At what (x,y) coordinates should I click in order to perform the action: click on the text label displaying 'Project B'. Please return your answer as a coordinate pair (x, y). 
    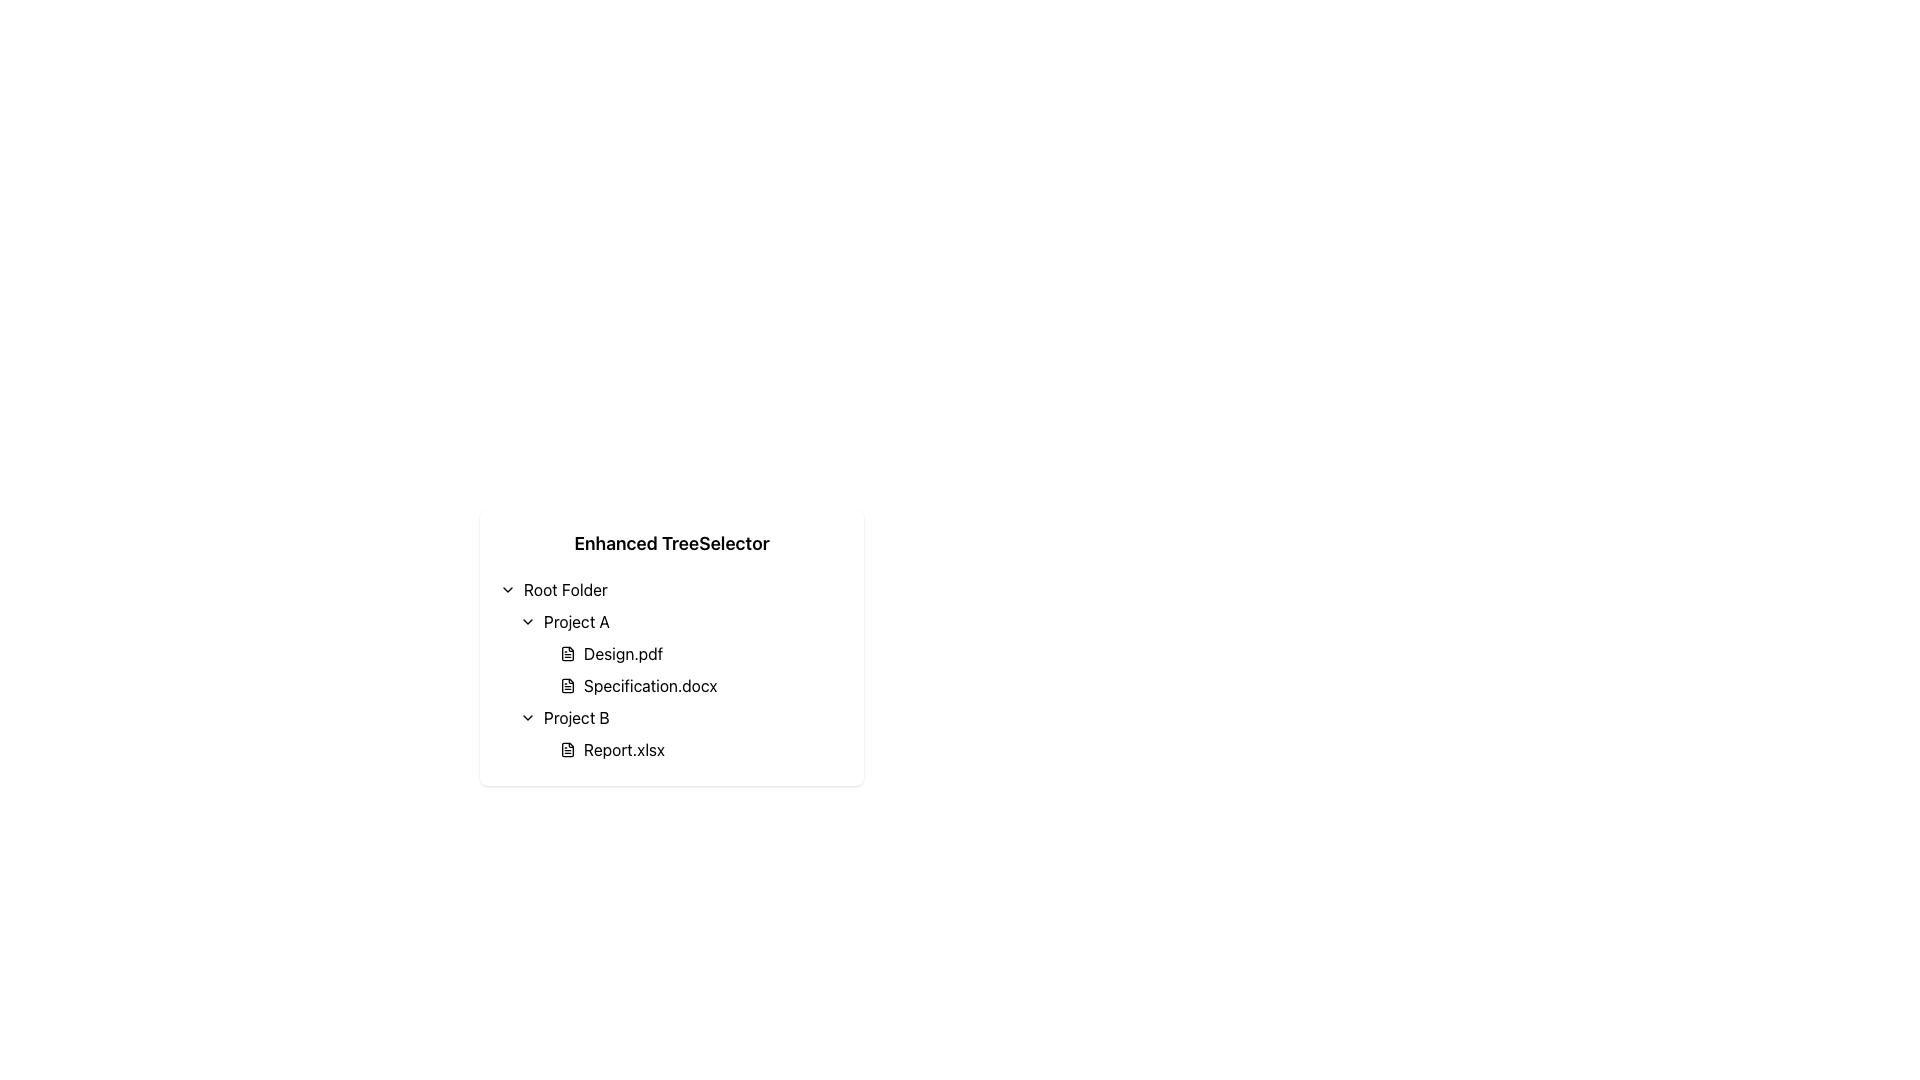
    Looking at the image, I should click on (575, 716).